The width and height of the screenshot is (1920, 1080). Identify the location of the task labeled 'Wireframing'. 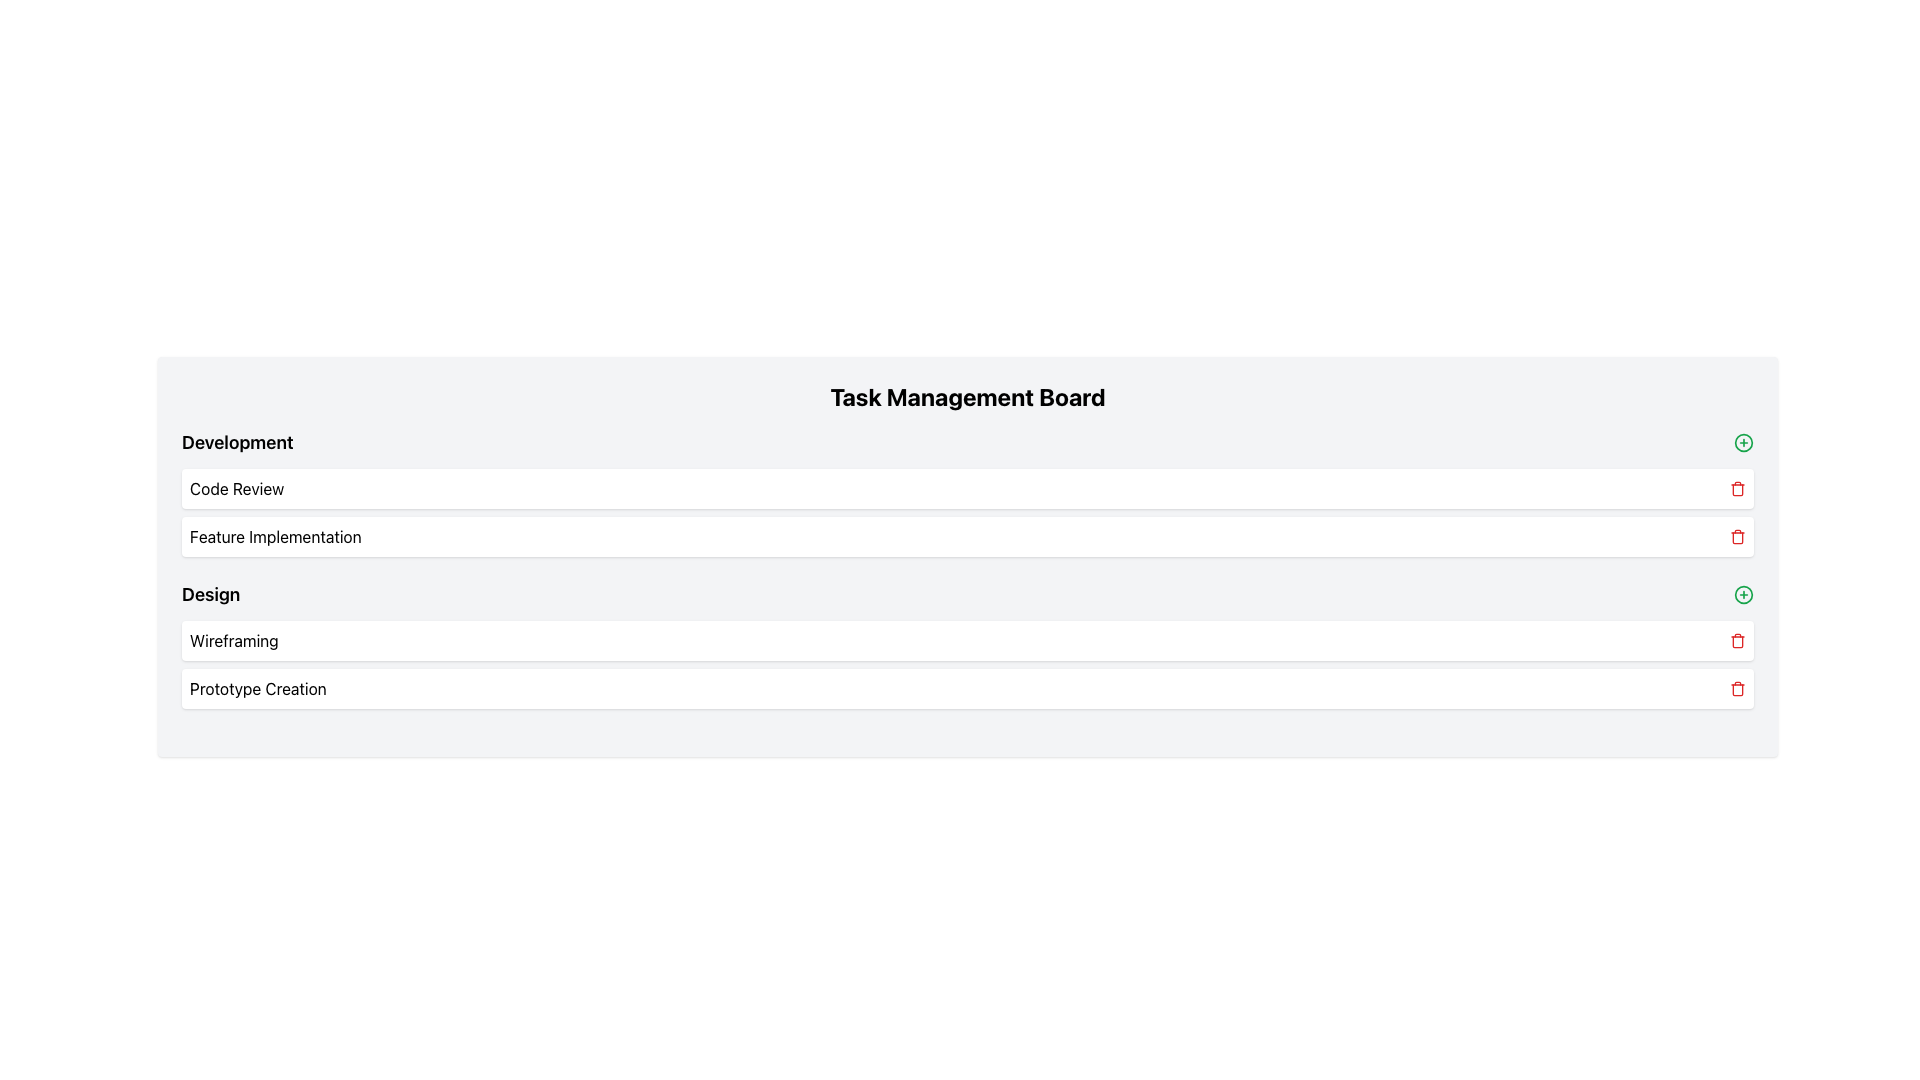
(968, 640).